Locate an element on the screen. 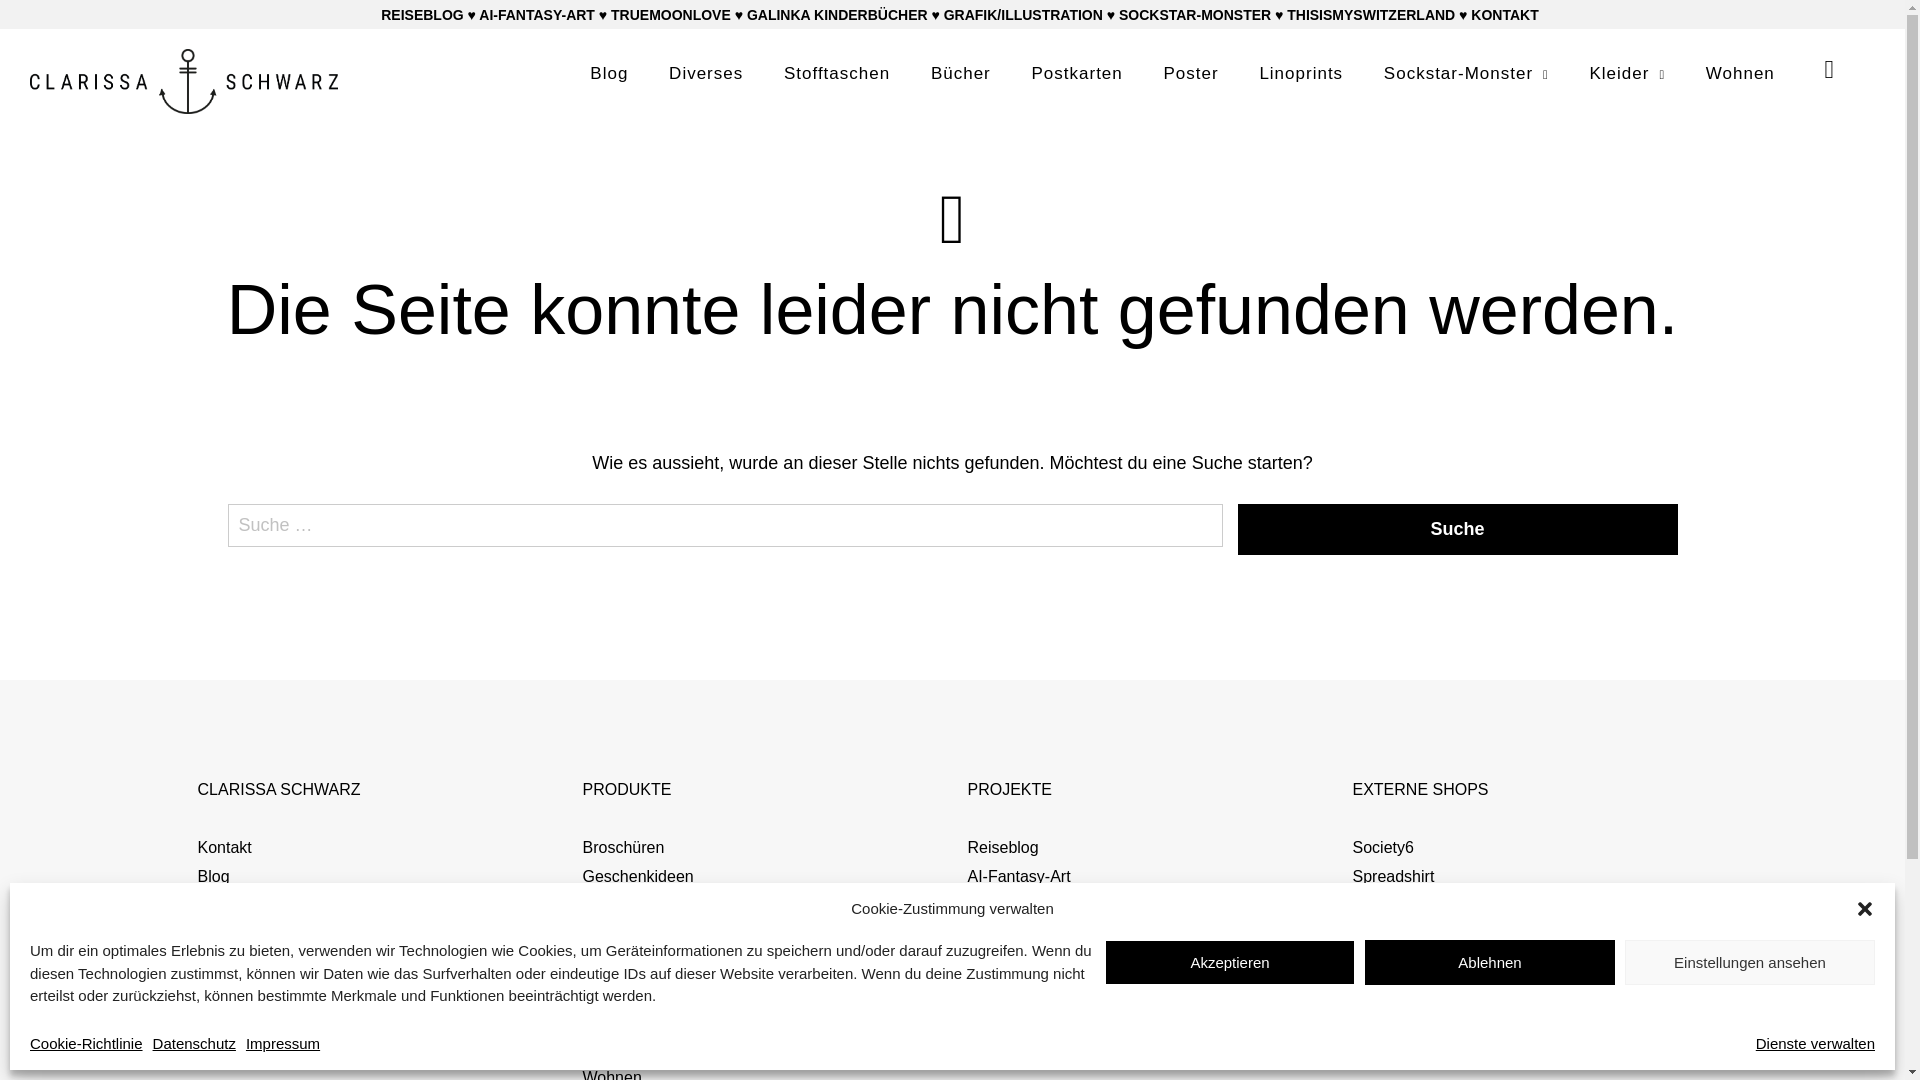 This screenshot has width=1920, height=1080. 'Geschenkideen' is located at coordinates (636, 875).